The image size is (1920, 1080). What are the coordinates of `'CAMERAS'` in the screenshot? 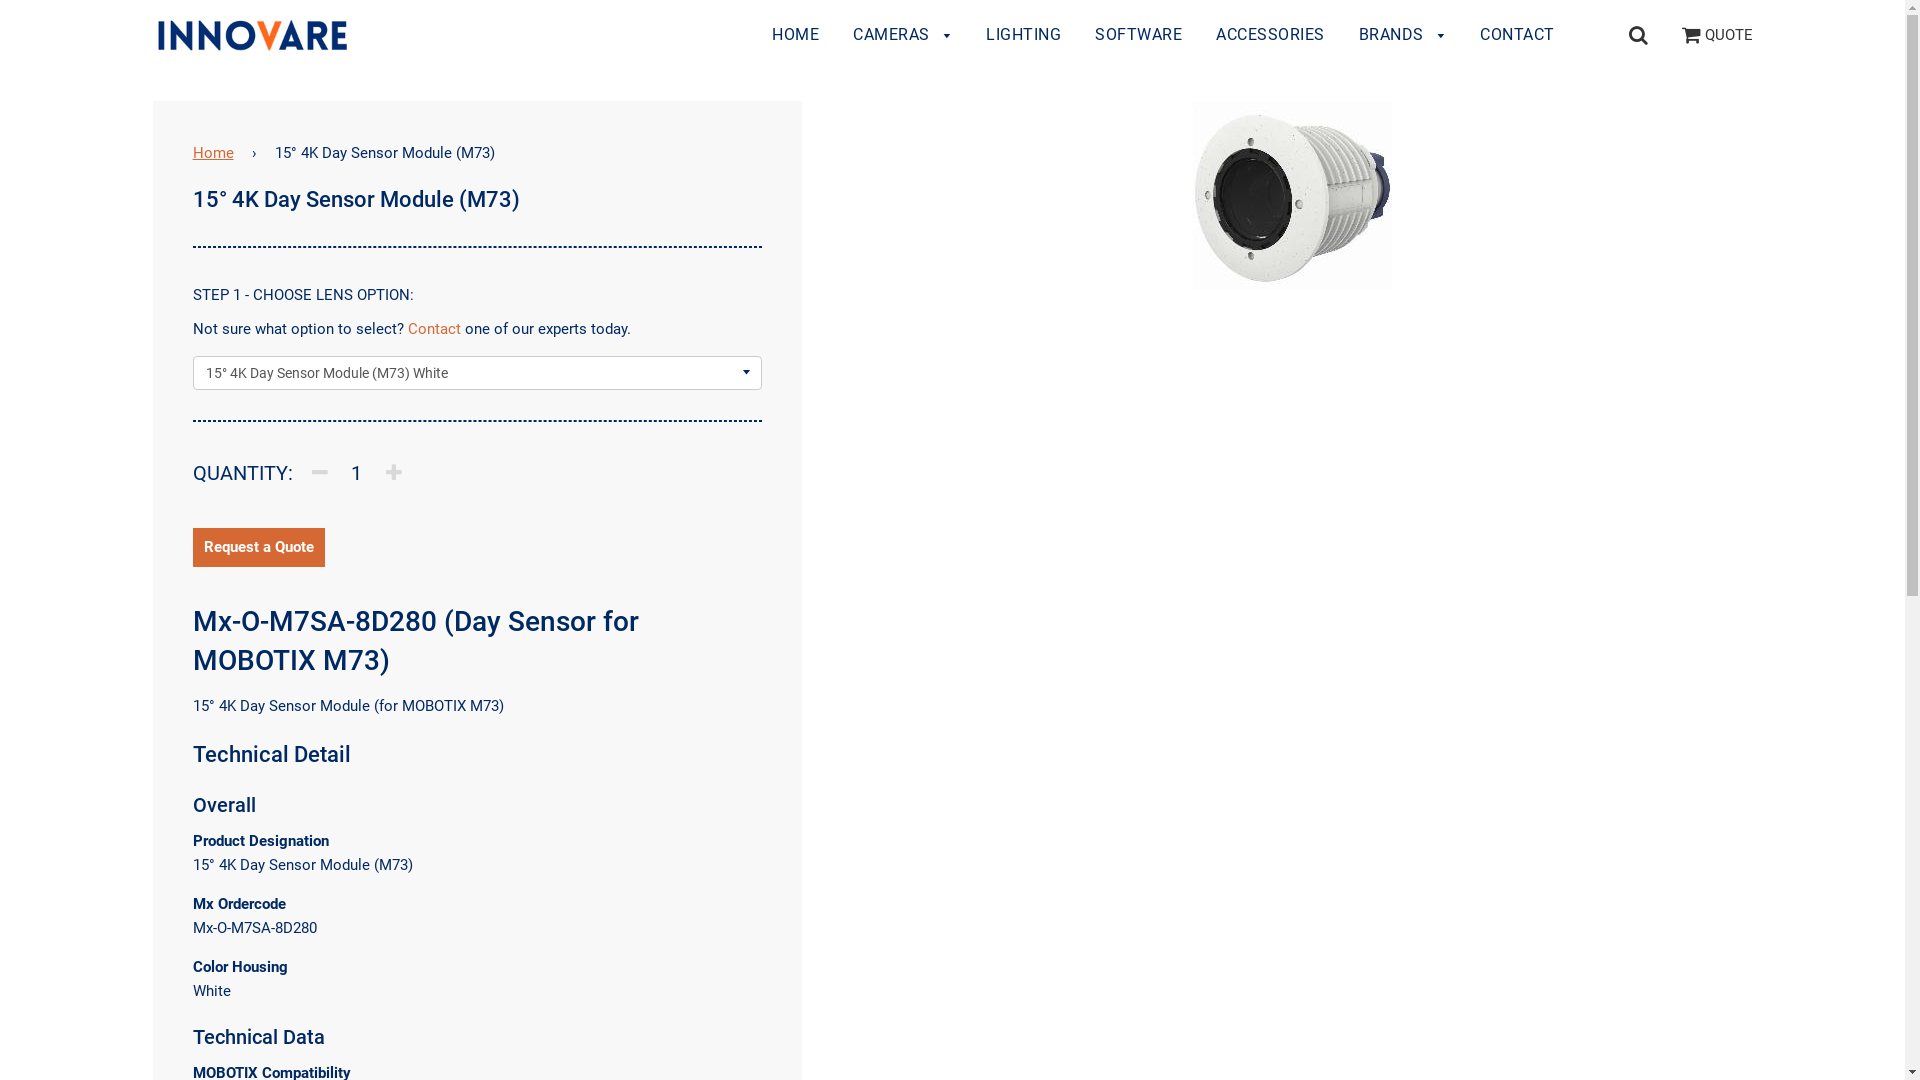 It's located at (901, 34).